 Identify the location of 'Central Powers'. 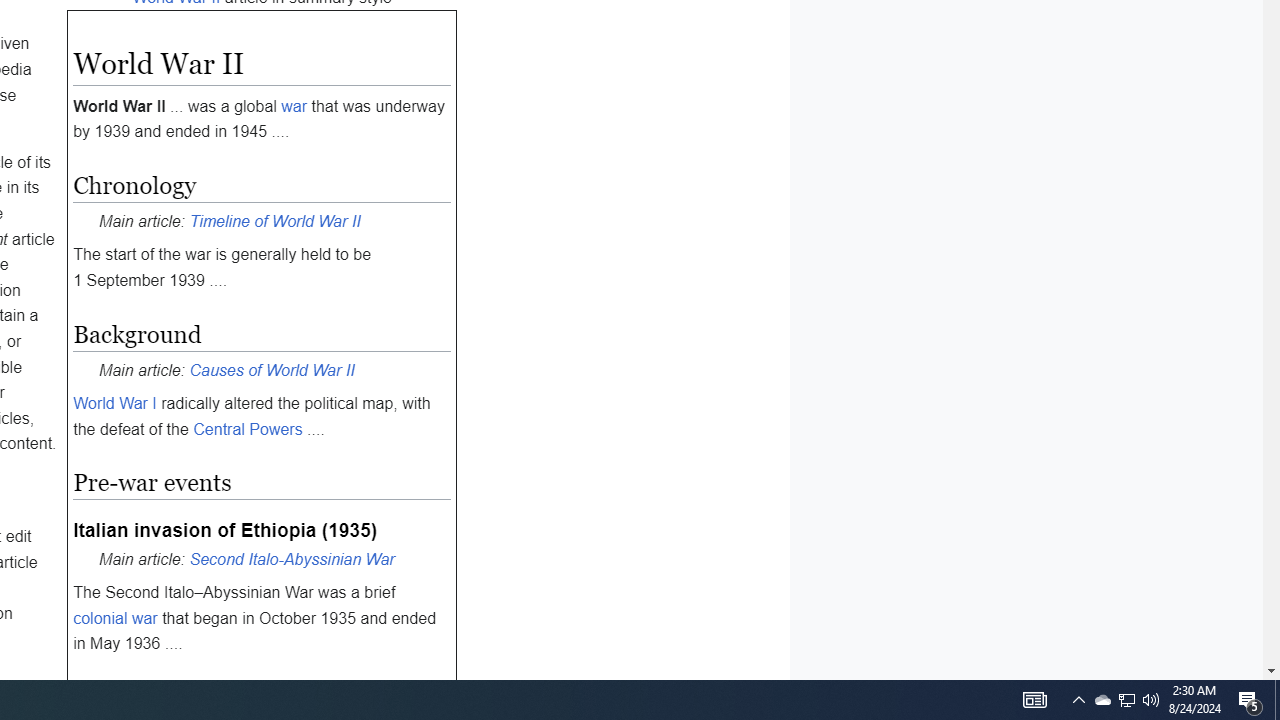
(247, 427).